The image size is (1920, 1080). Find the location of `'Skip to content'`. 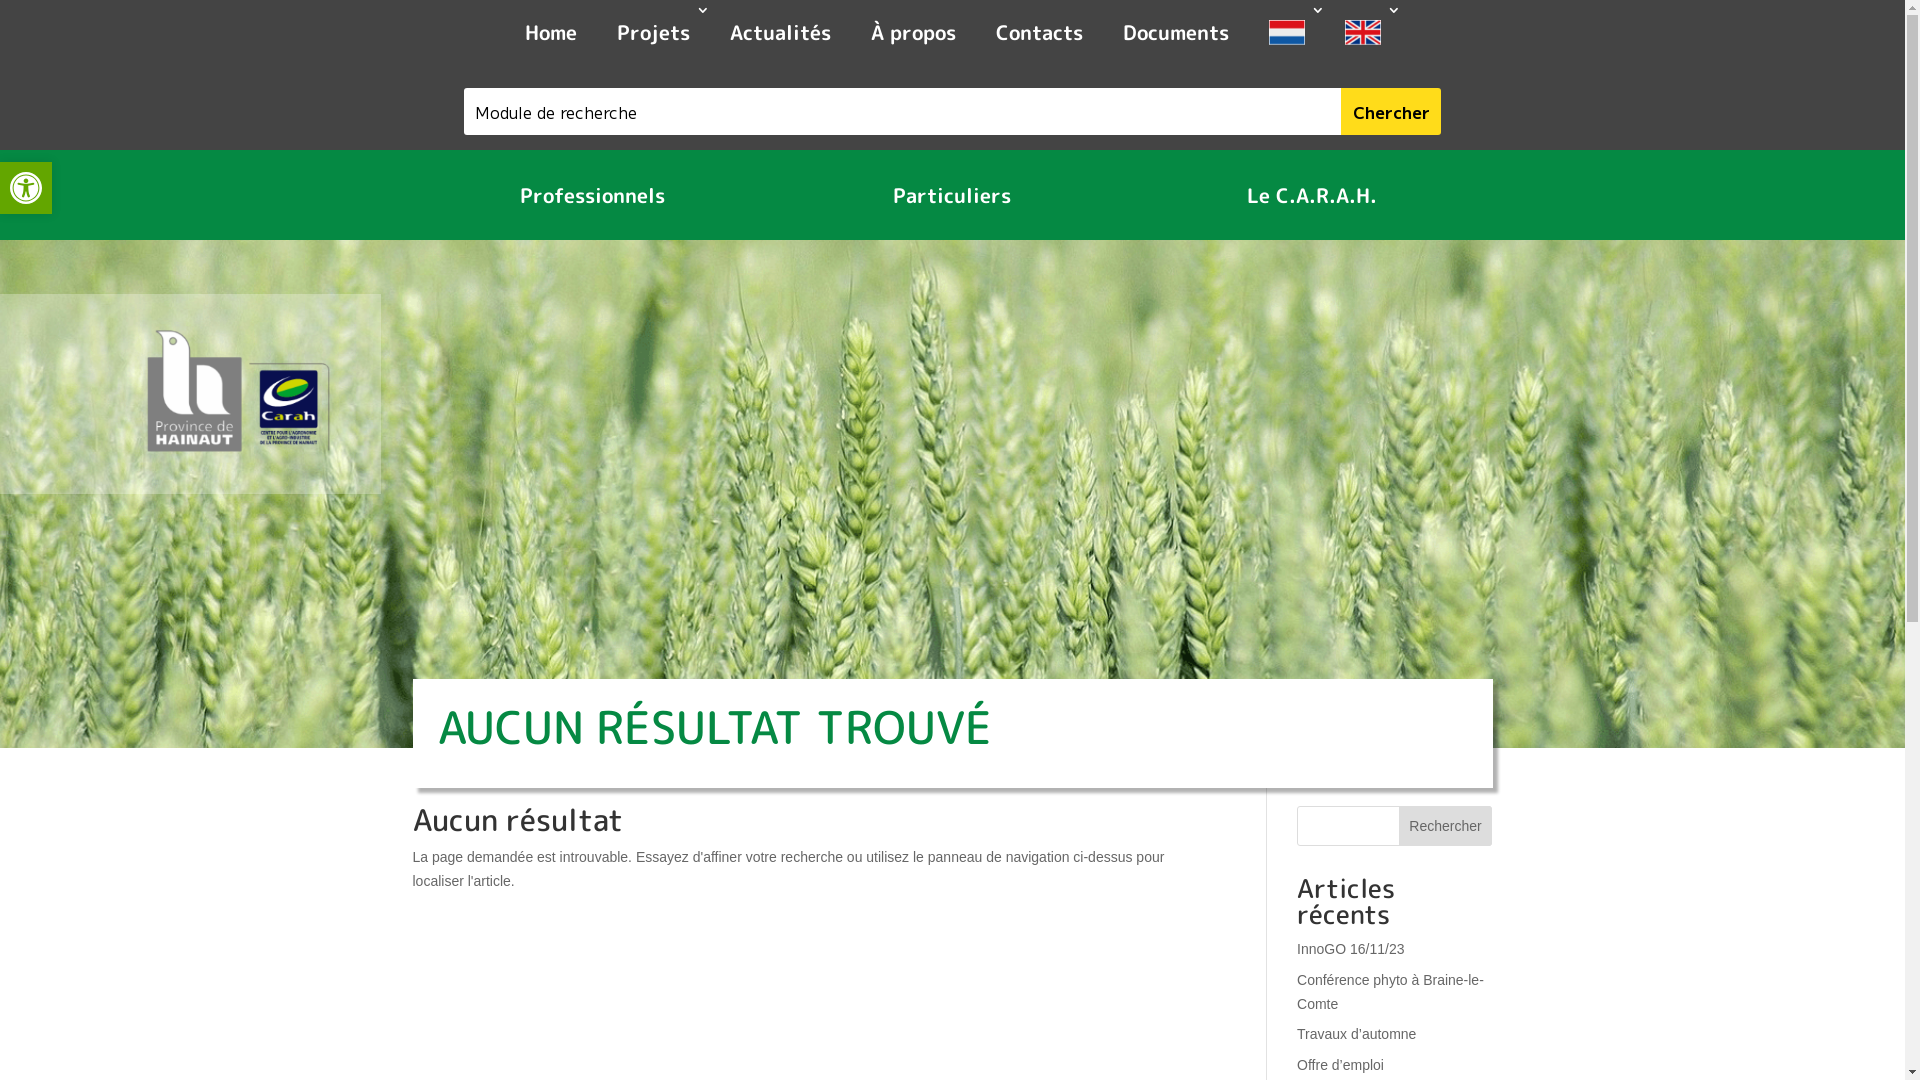

'Skip to content' is located at coordinates (0, 0).